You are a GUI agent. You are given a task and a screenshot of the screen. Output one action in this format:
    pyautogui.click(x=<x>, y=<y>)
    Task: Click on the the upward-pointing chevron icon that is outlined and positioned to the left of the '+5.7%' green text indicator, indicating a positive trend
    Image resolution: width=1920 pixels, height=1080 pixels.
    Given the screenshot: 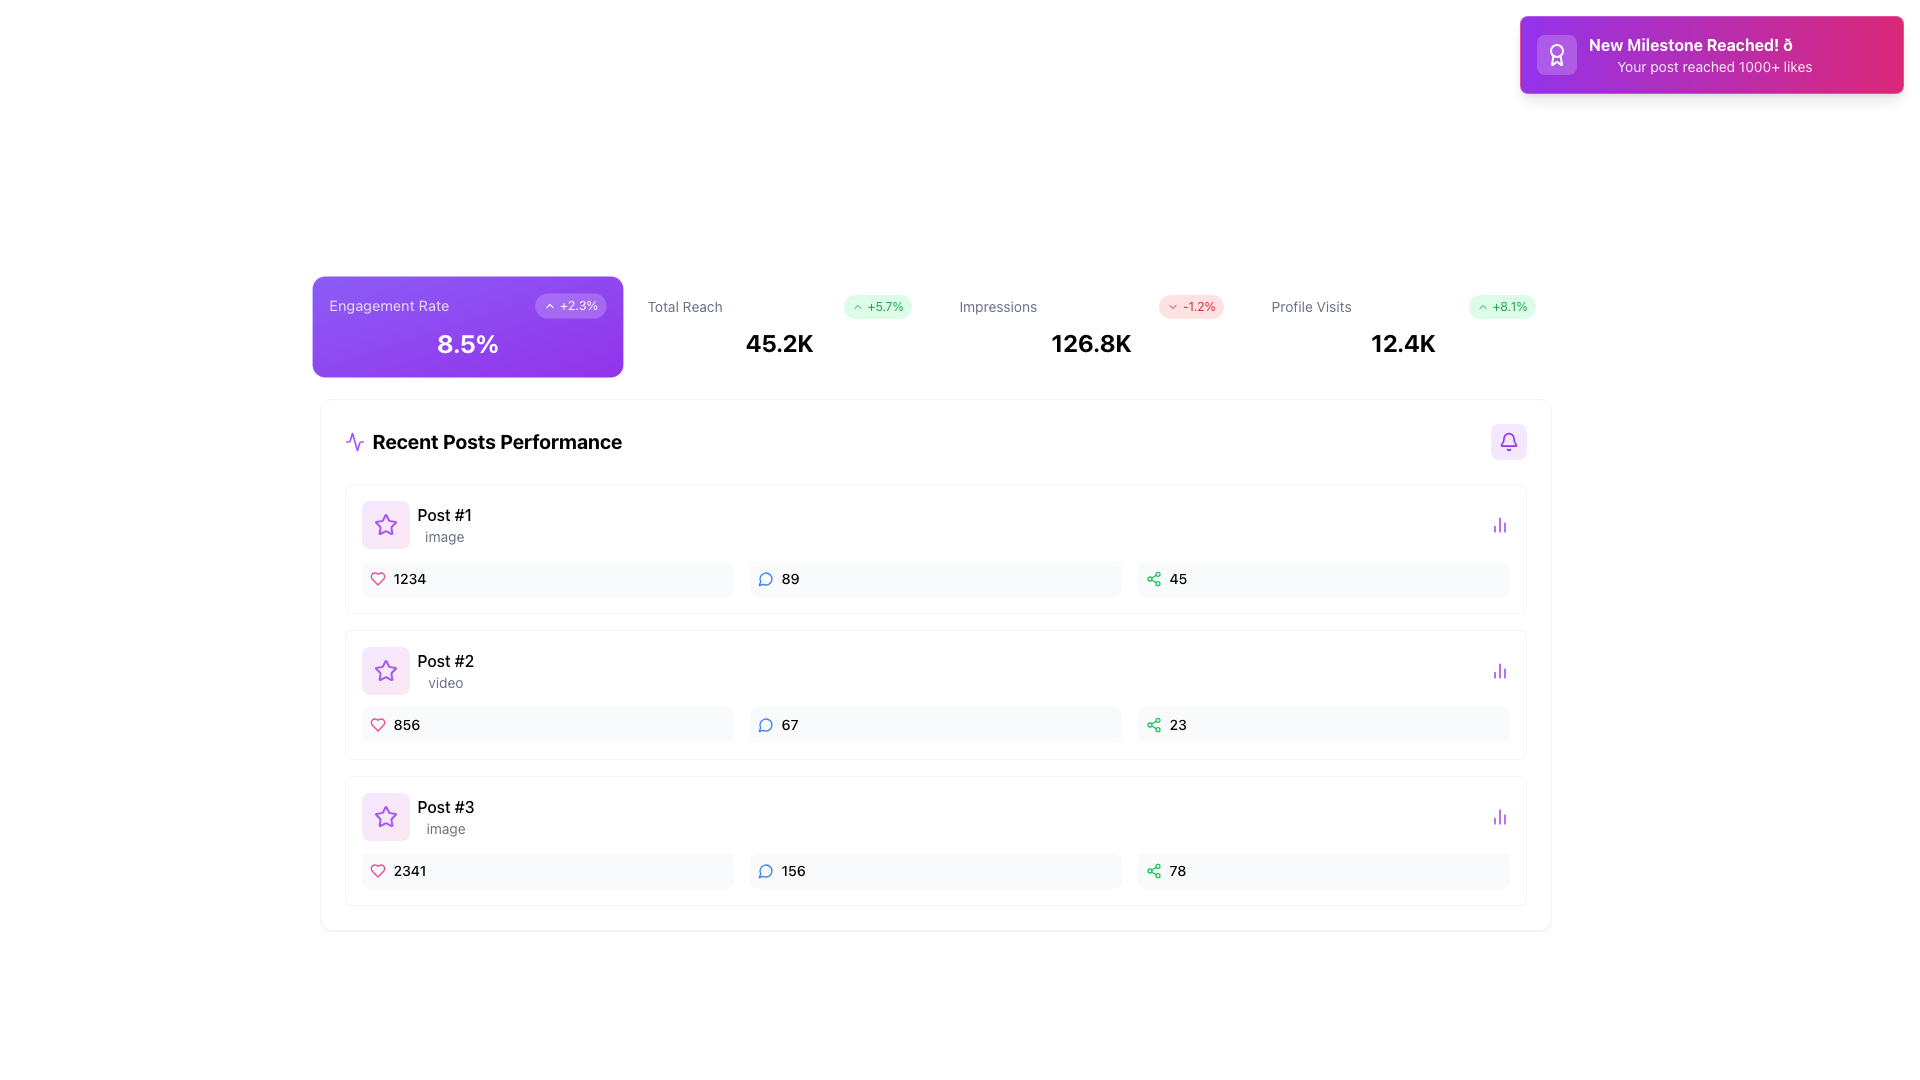 What is the action you would take?
    pyautogui.click(x=857, y=307)
    